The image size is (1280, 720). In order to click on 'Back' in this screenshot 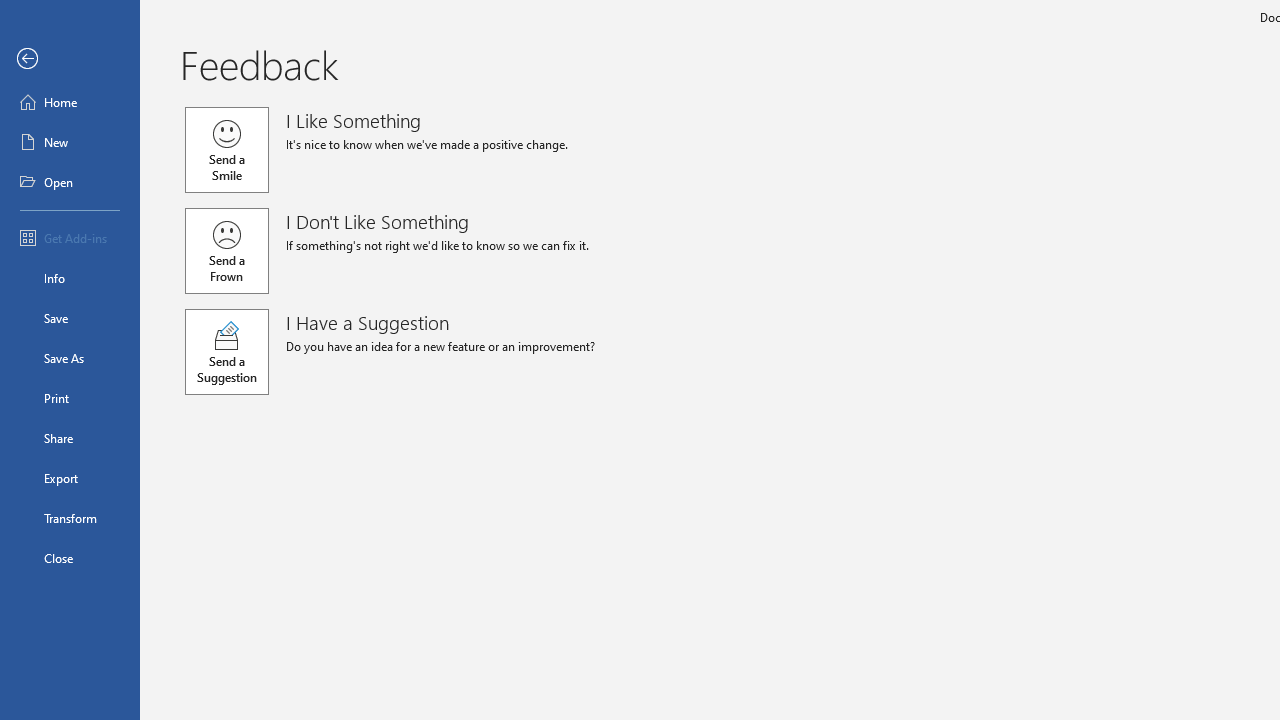, I will do `click(69, 58)`.